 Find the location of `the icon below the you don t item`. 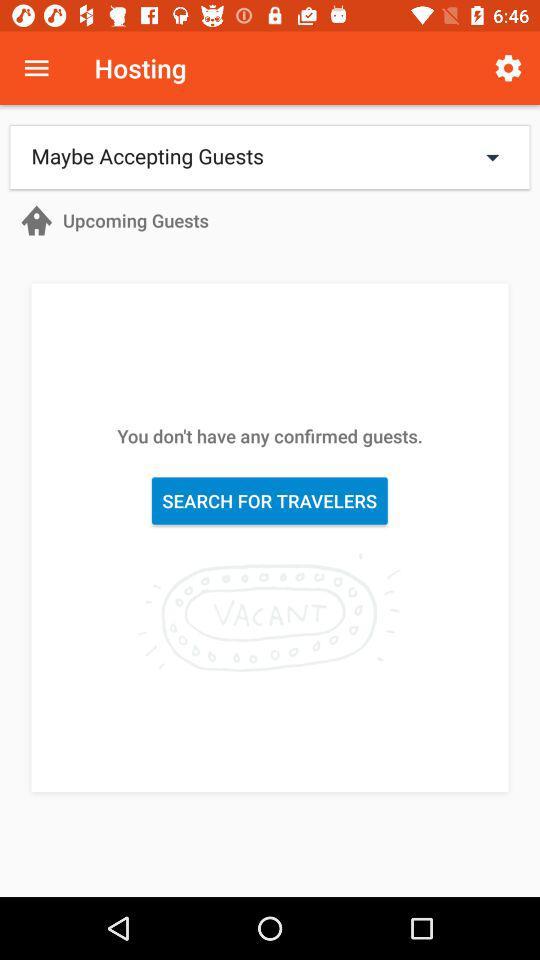

the icon below the you don t item is located at coordinates (269, 500).